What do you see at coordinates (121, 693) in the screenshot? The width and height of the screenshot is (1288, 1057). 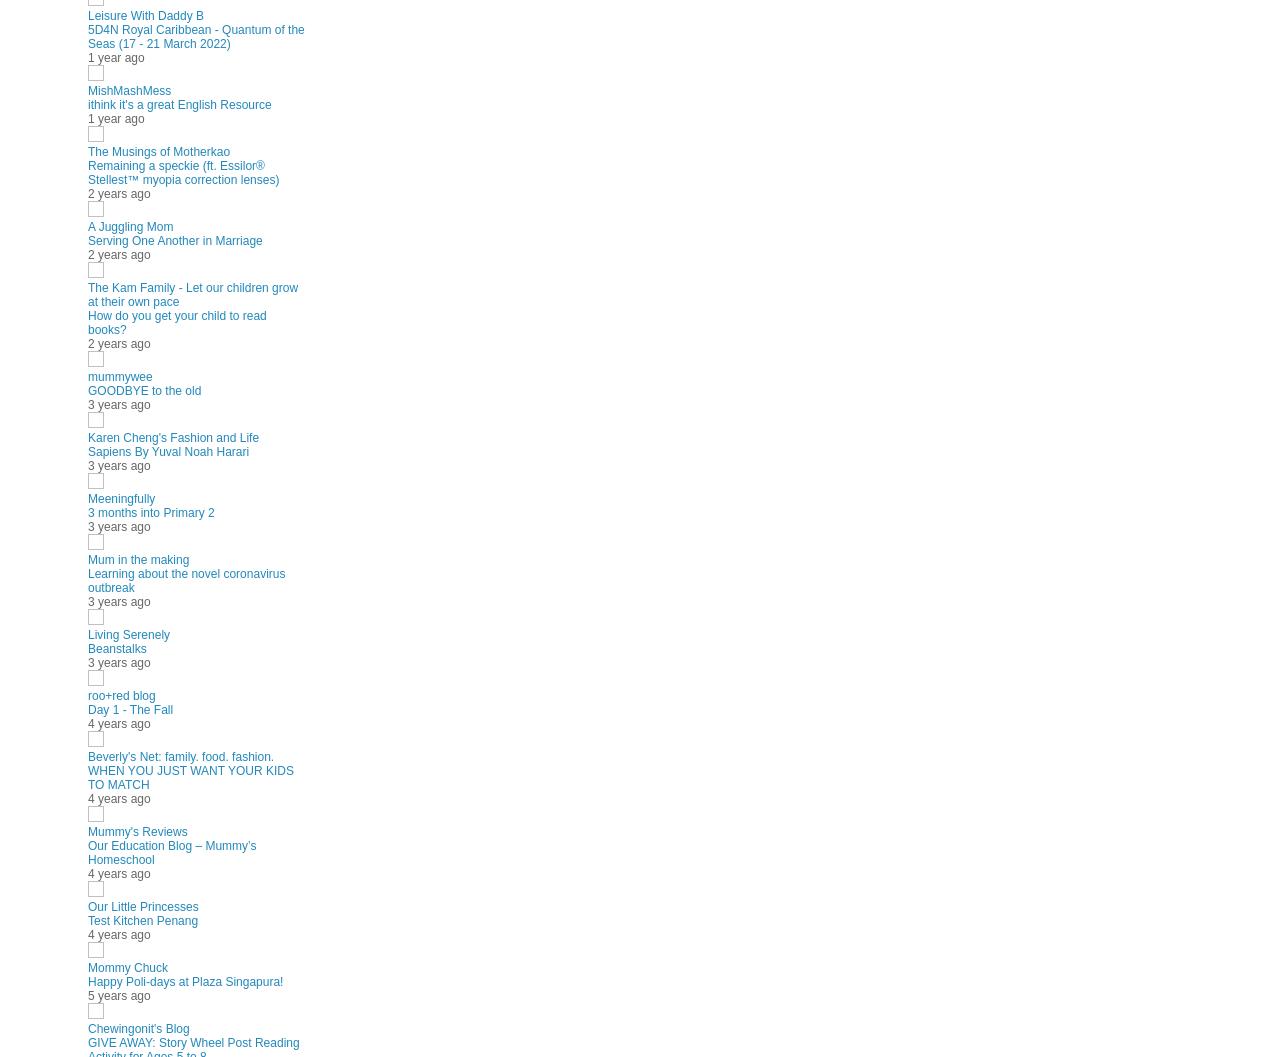 I see `'roo+red blog'` at bounding box center [121, 693].